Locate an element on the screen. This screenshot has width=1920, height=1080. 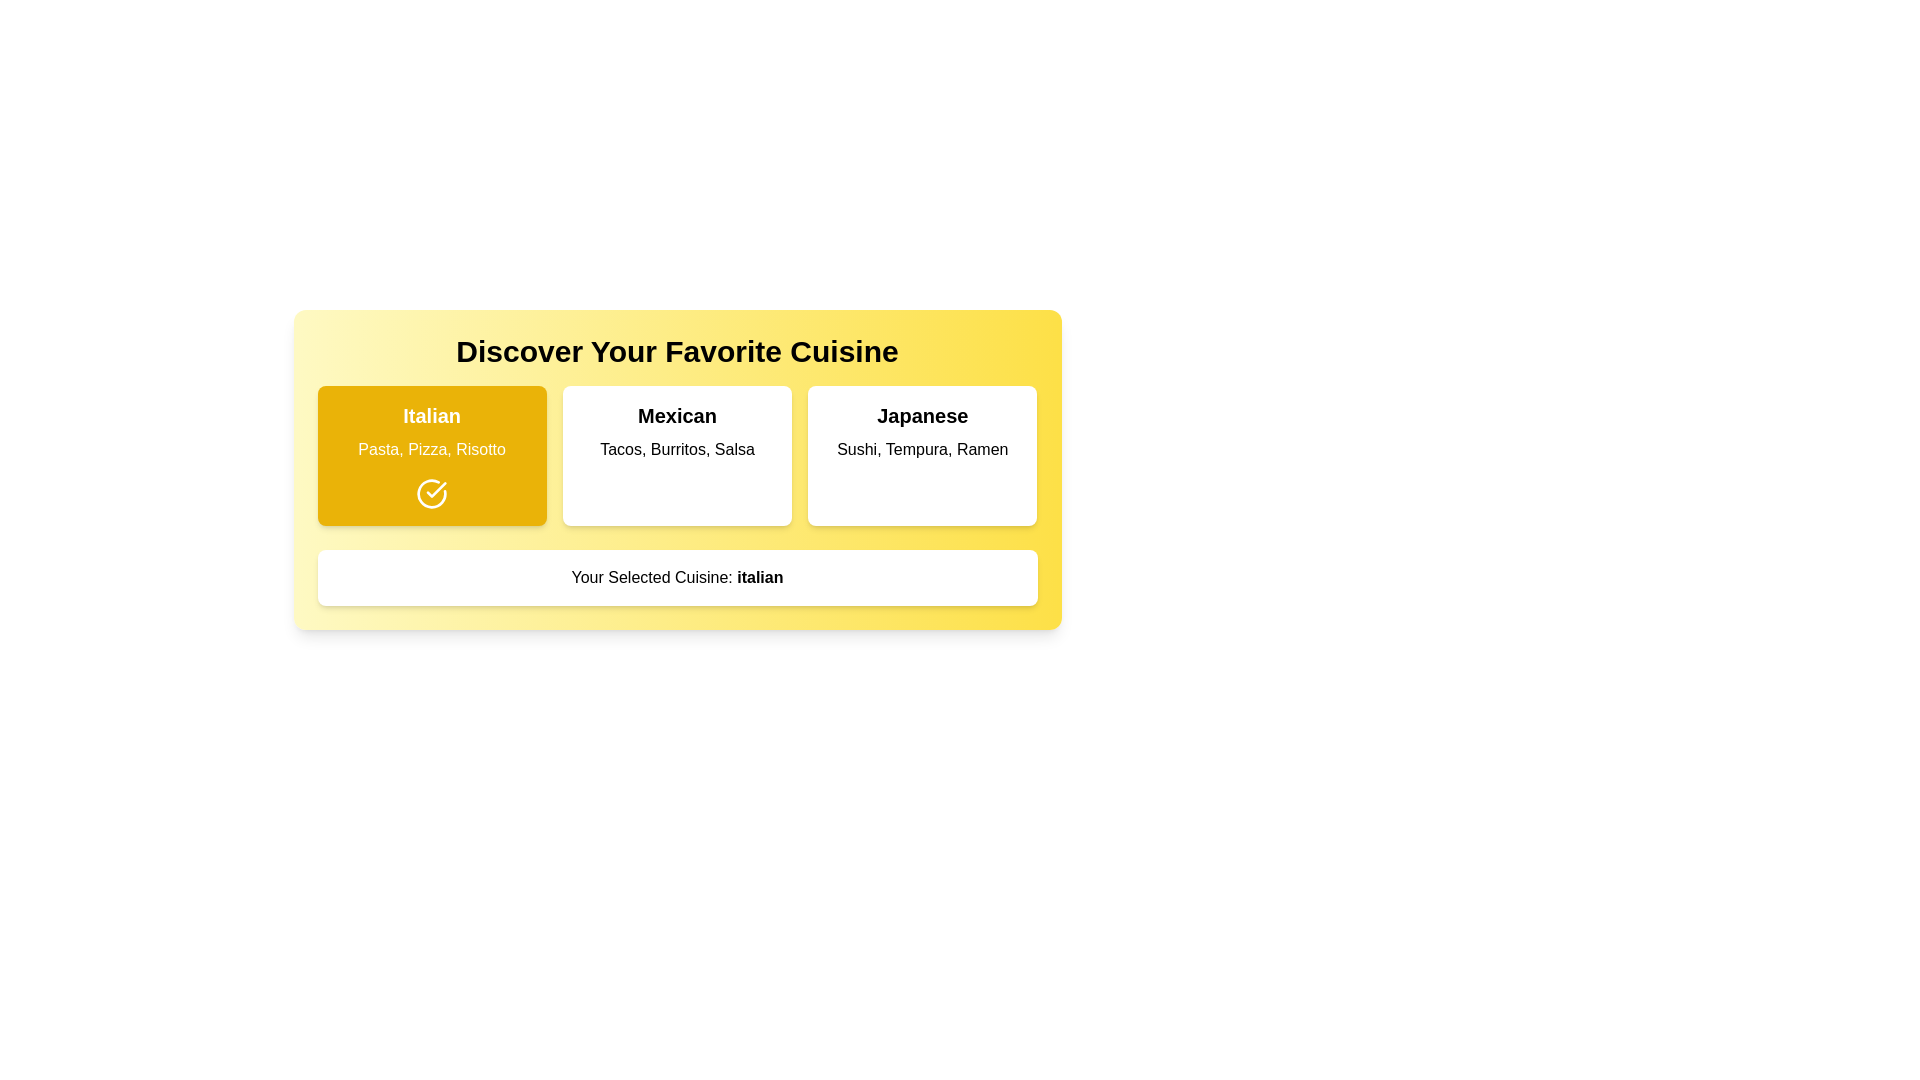
the 'Mexican' clickable card, which is the second item in a grid of three cards is located at coordinates (677, 455).